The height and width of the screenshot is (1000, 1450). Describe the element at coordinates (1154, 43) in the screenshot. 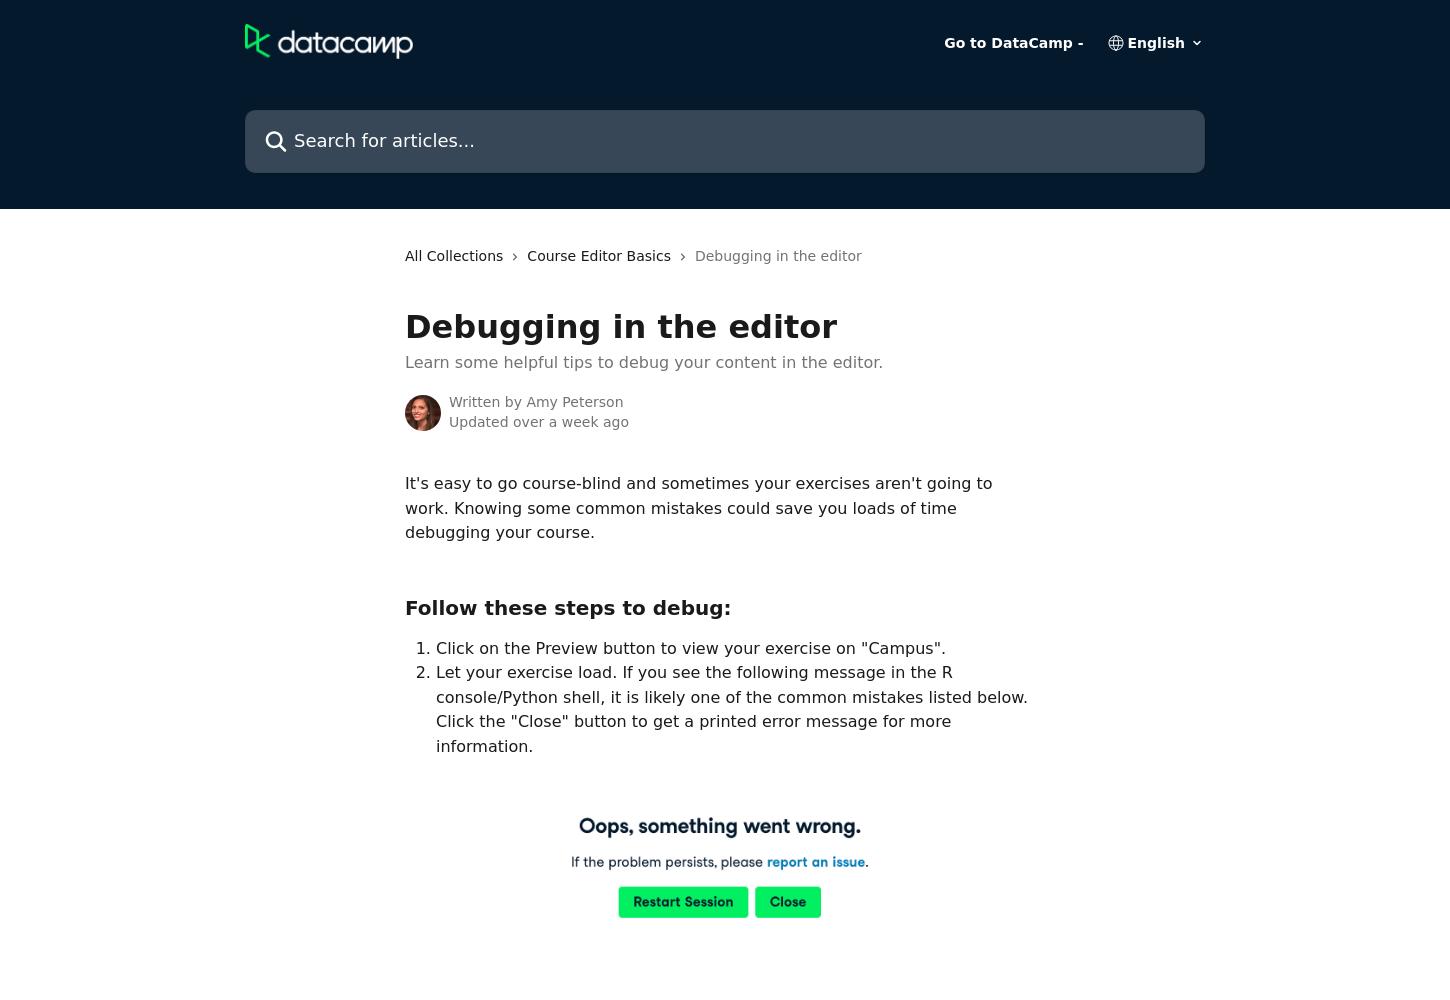

I see `'English'` at that location.